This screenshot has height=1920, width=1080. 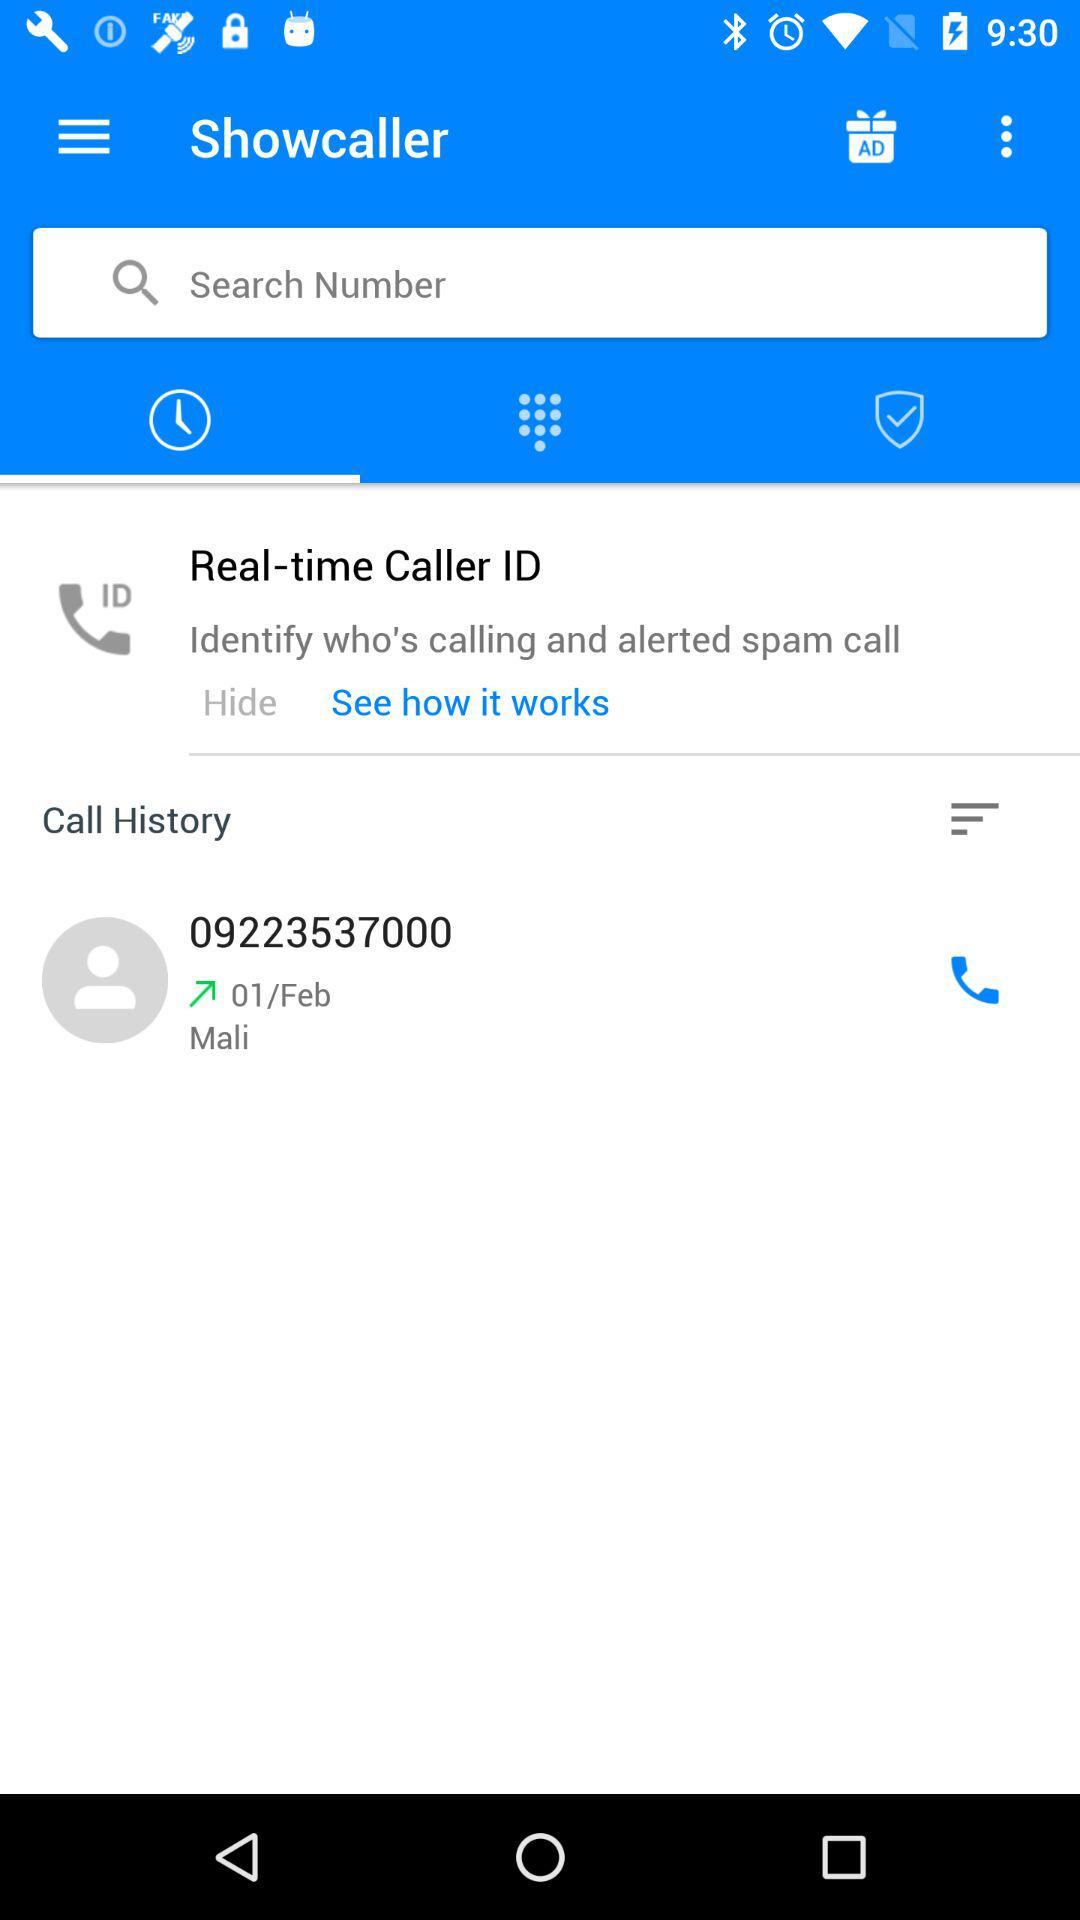 What do you see at coordinates (83, 135) in the screenshot?
I see `shows the menu drop down` at bounding box center [83, 135].